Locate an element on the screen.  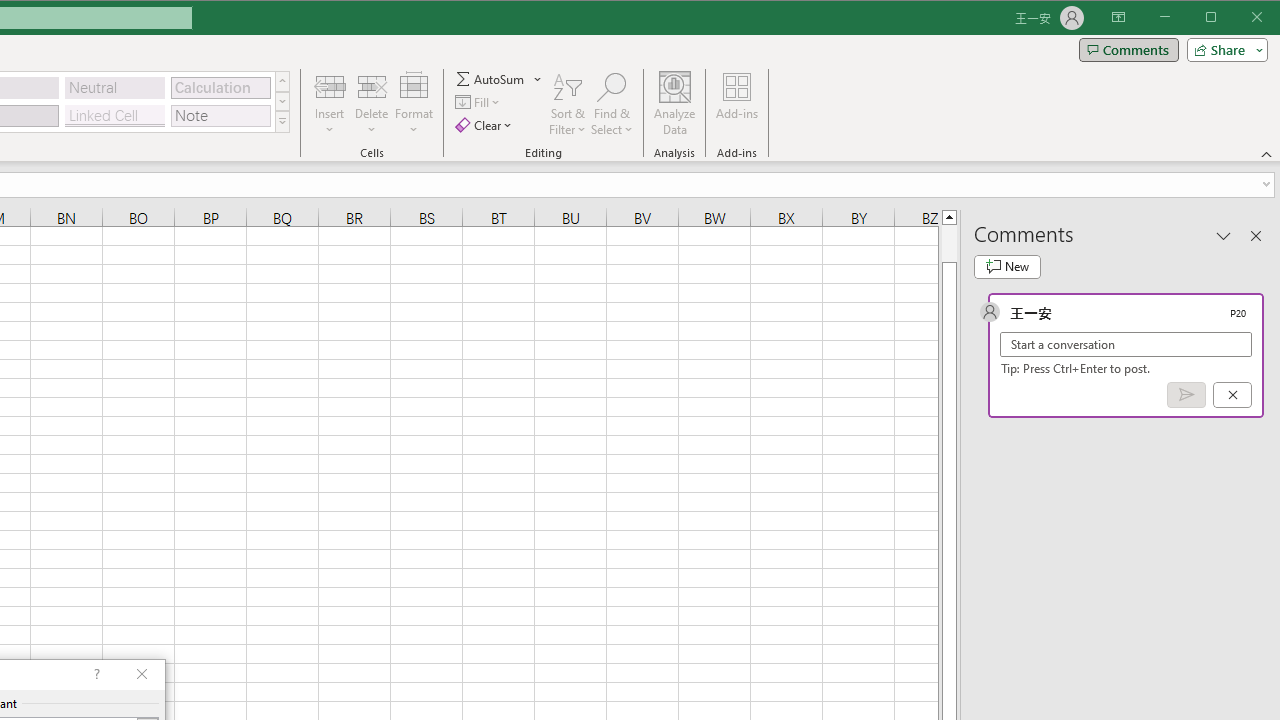
'Task Pane Options' is located at coordinates (1223, 234).